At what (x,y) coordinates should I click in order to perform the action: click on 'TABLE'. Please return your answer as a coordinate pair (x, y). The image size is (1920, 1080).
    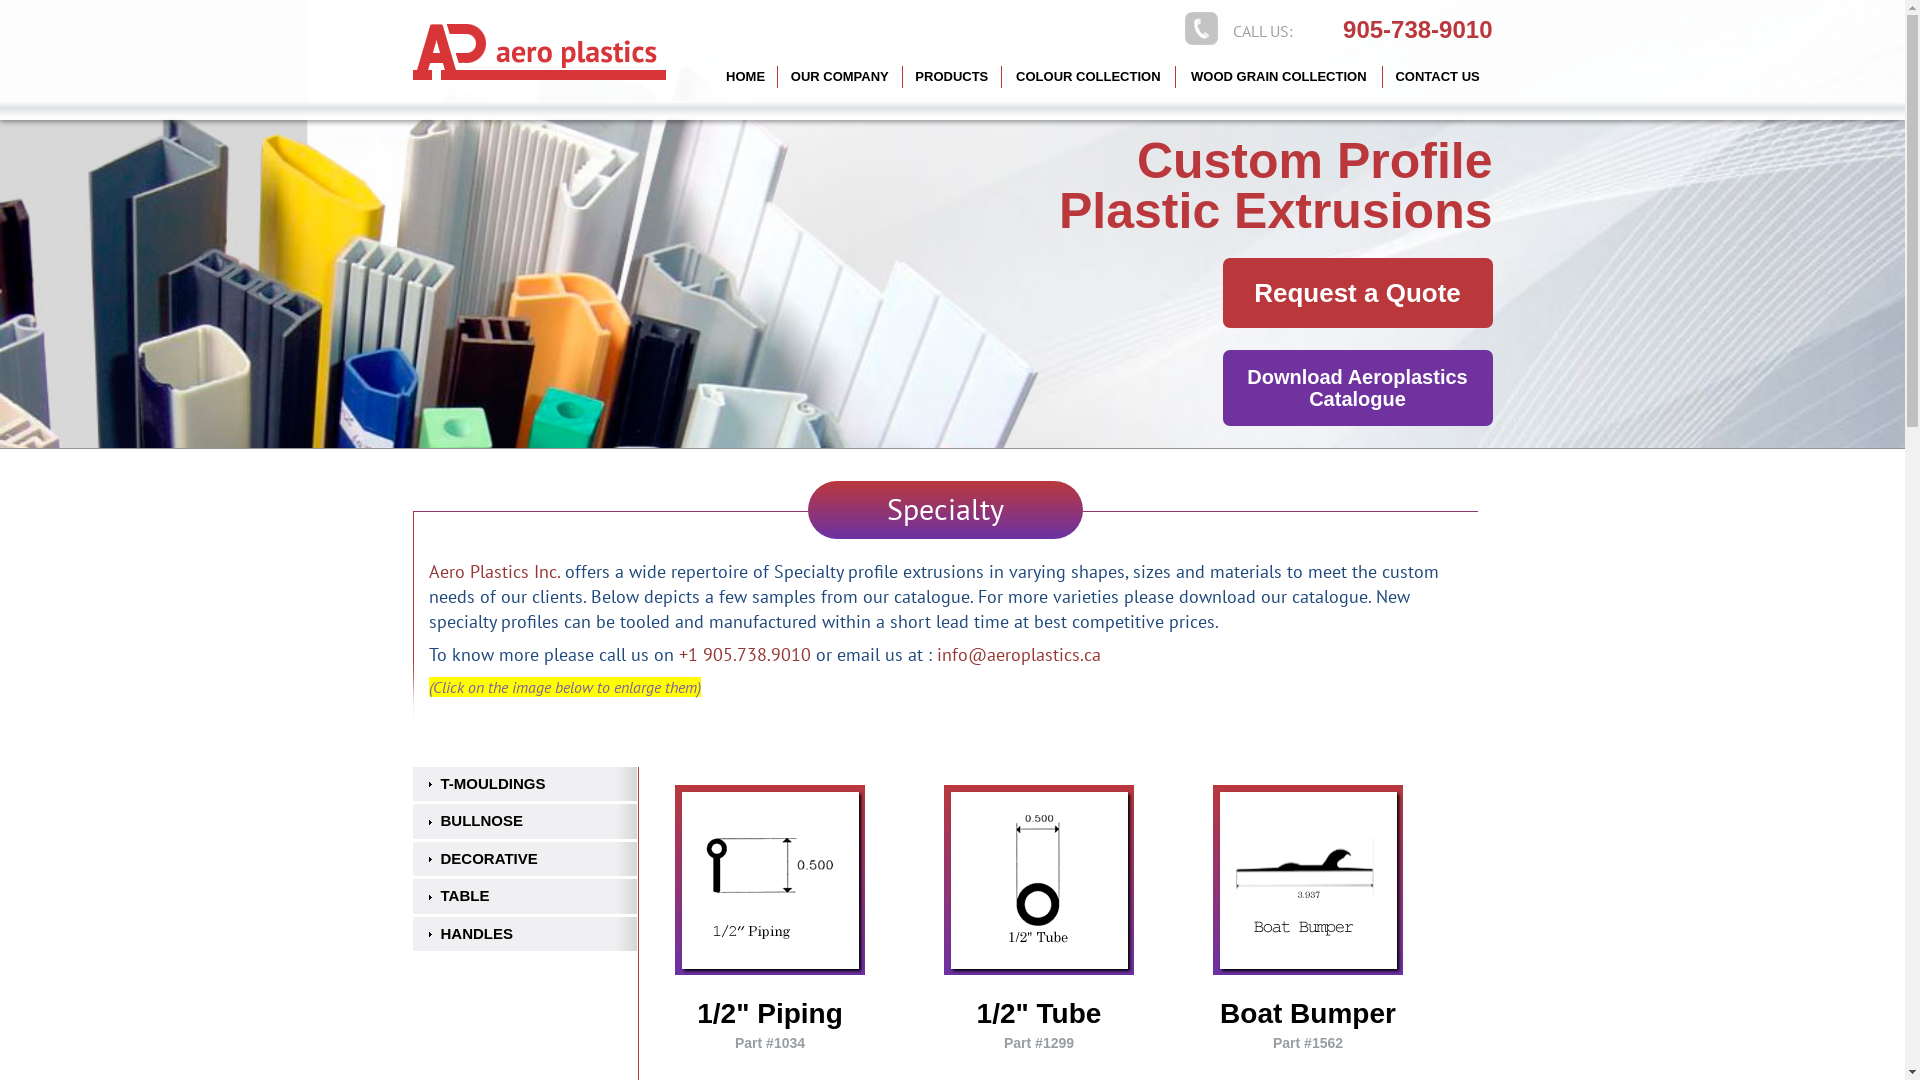
    Looking at the image, I should click on (411, 895).